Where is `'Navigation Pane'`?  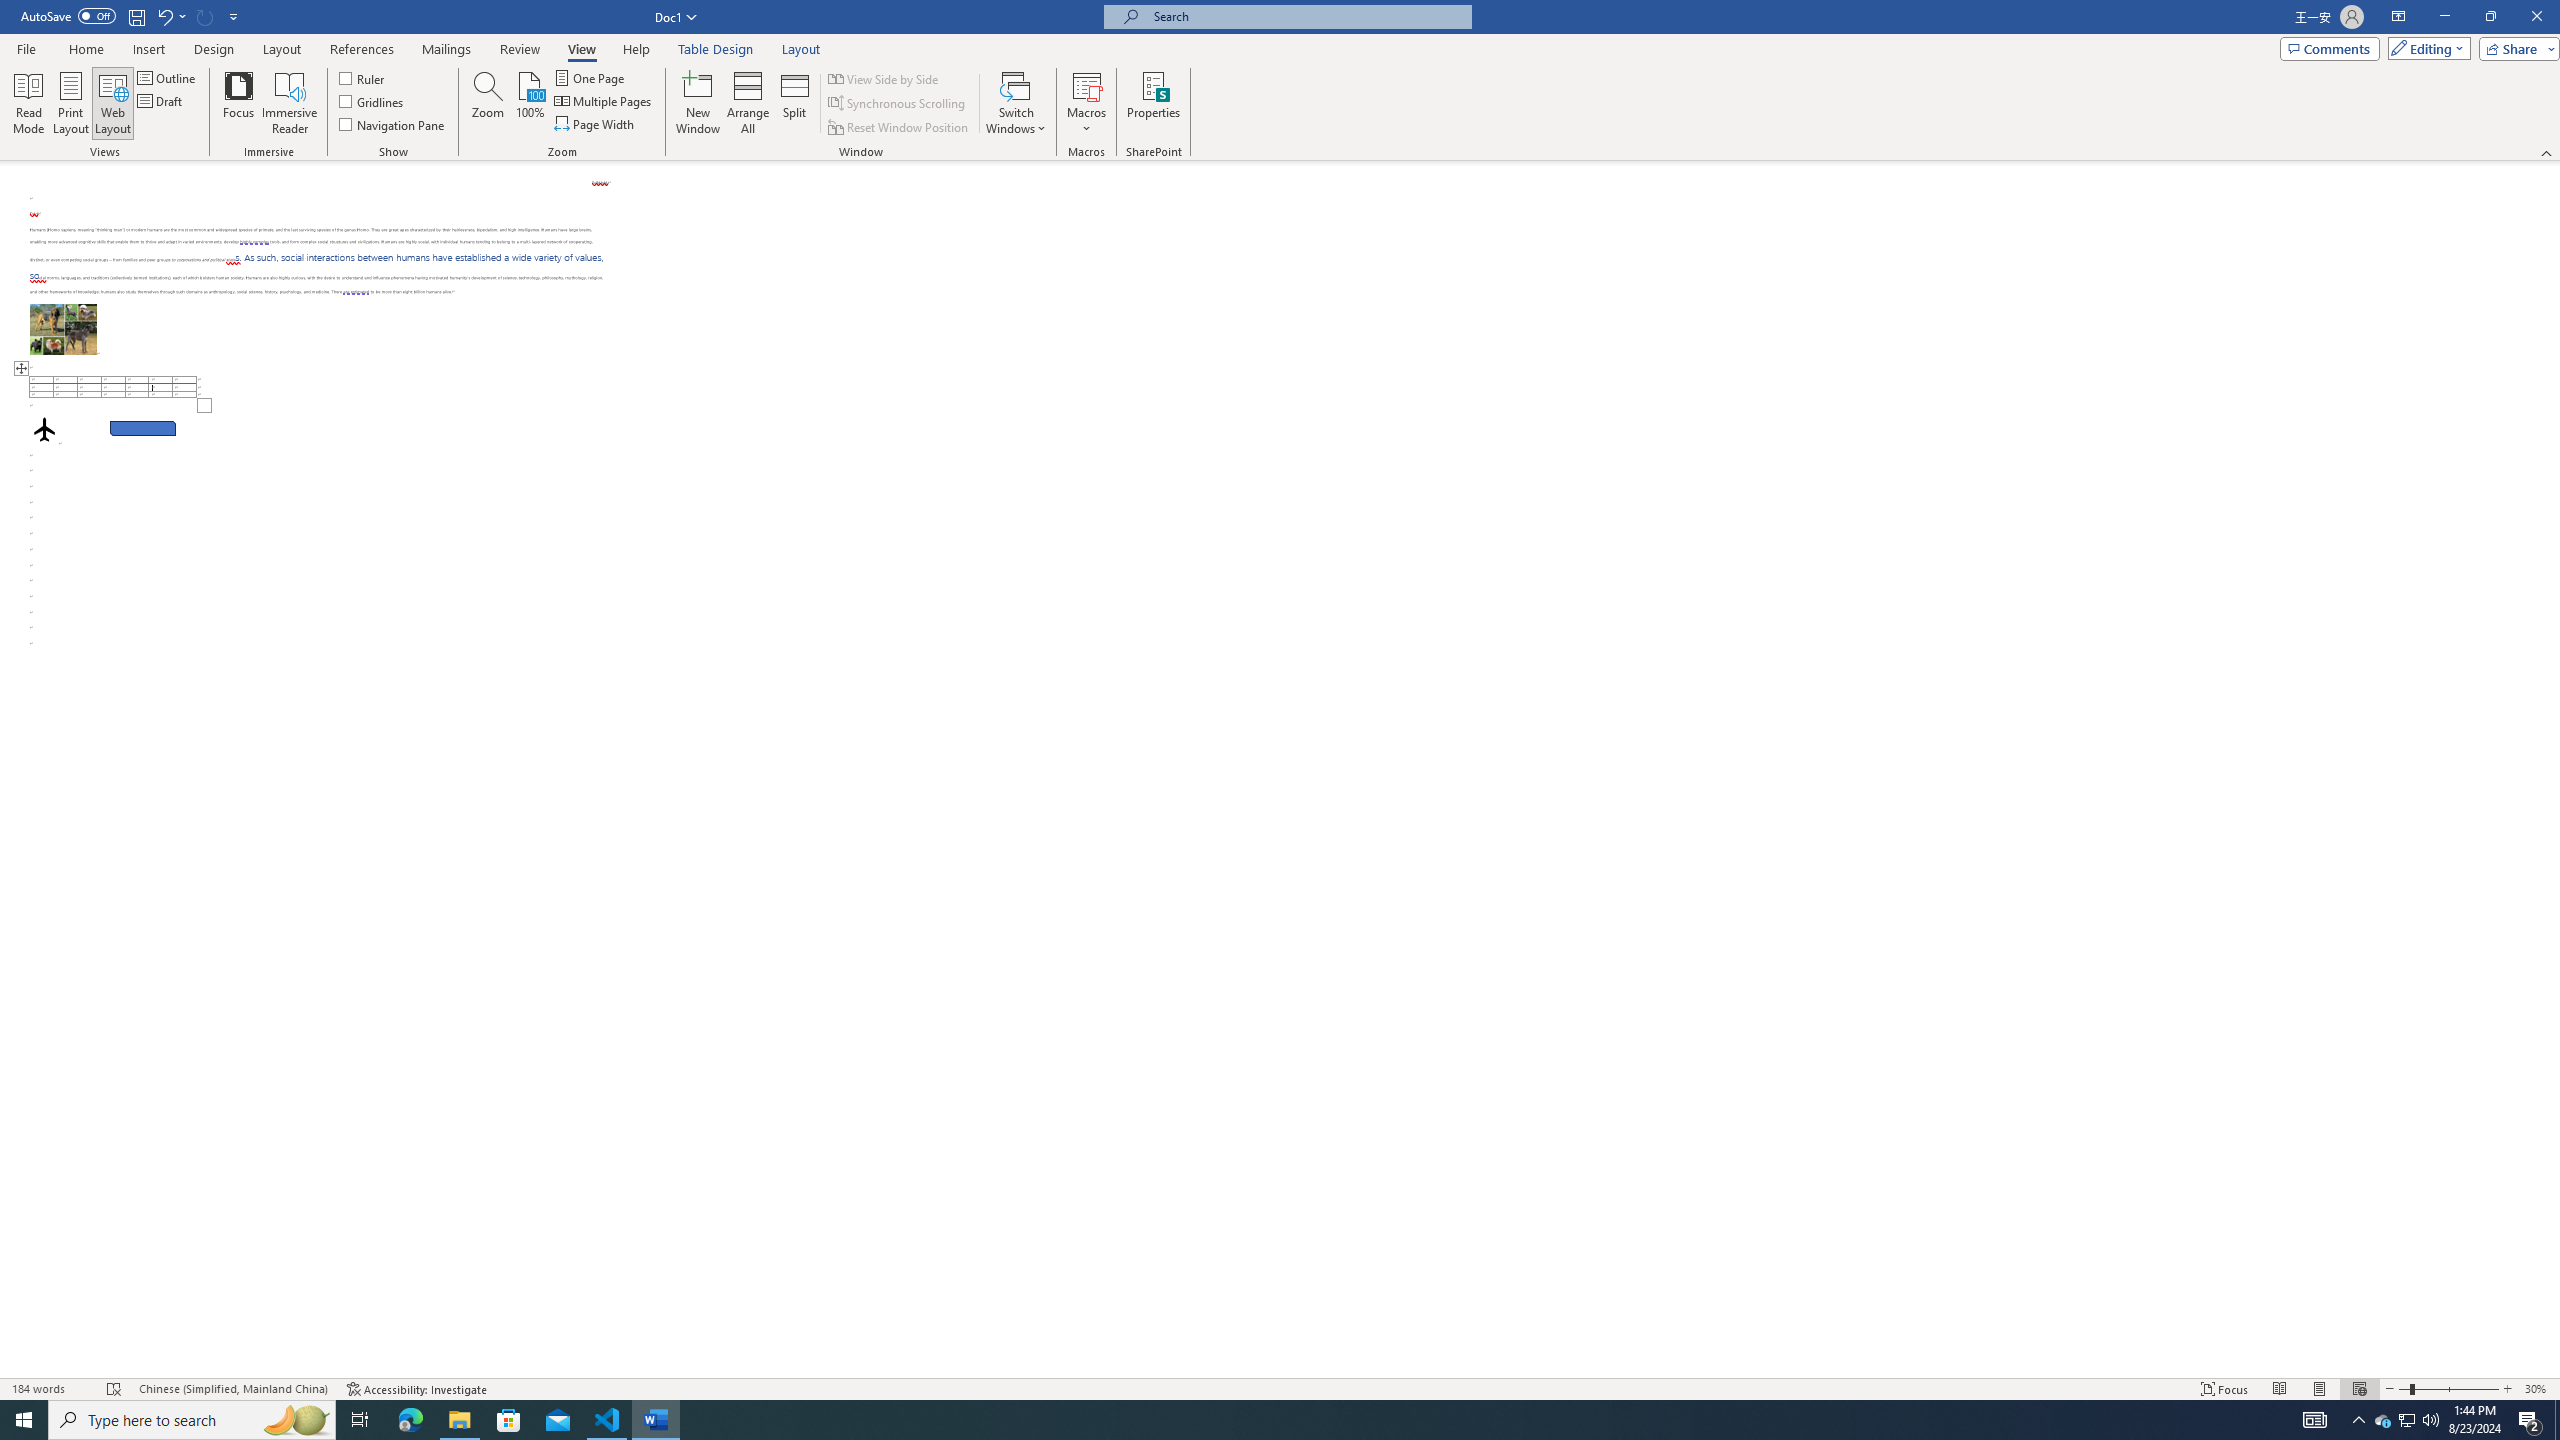
'Navigation Pane' is located at coordinates (391, 122).